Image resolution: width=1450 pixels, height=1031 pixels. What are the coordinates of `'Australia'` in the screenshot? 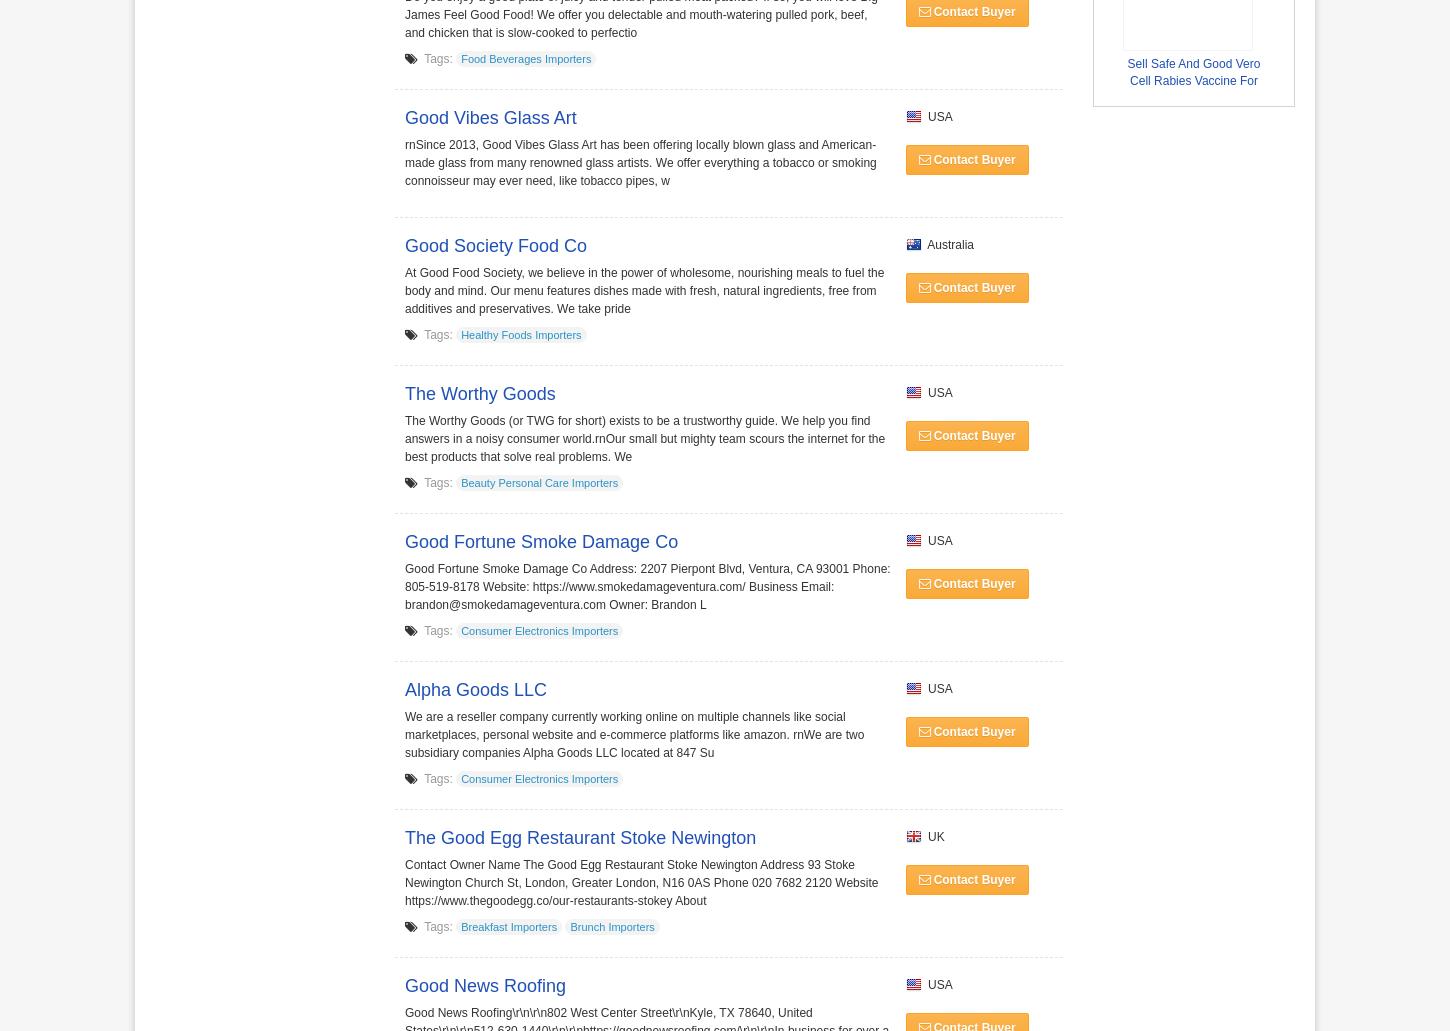 It's located at (947, 244).